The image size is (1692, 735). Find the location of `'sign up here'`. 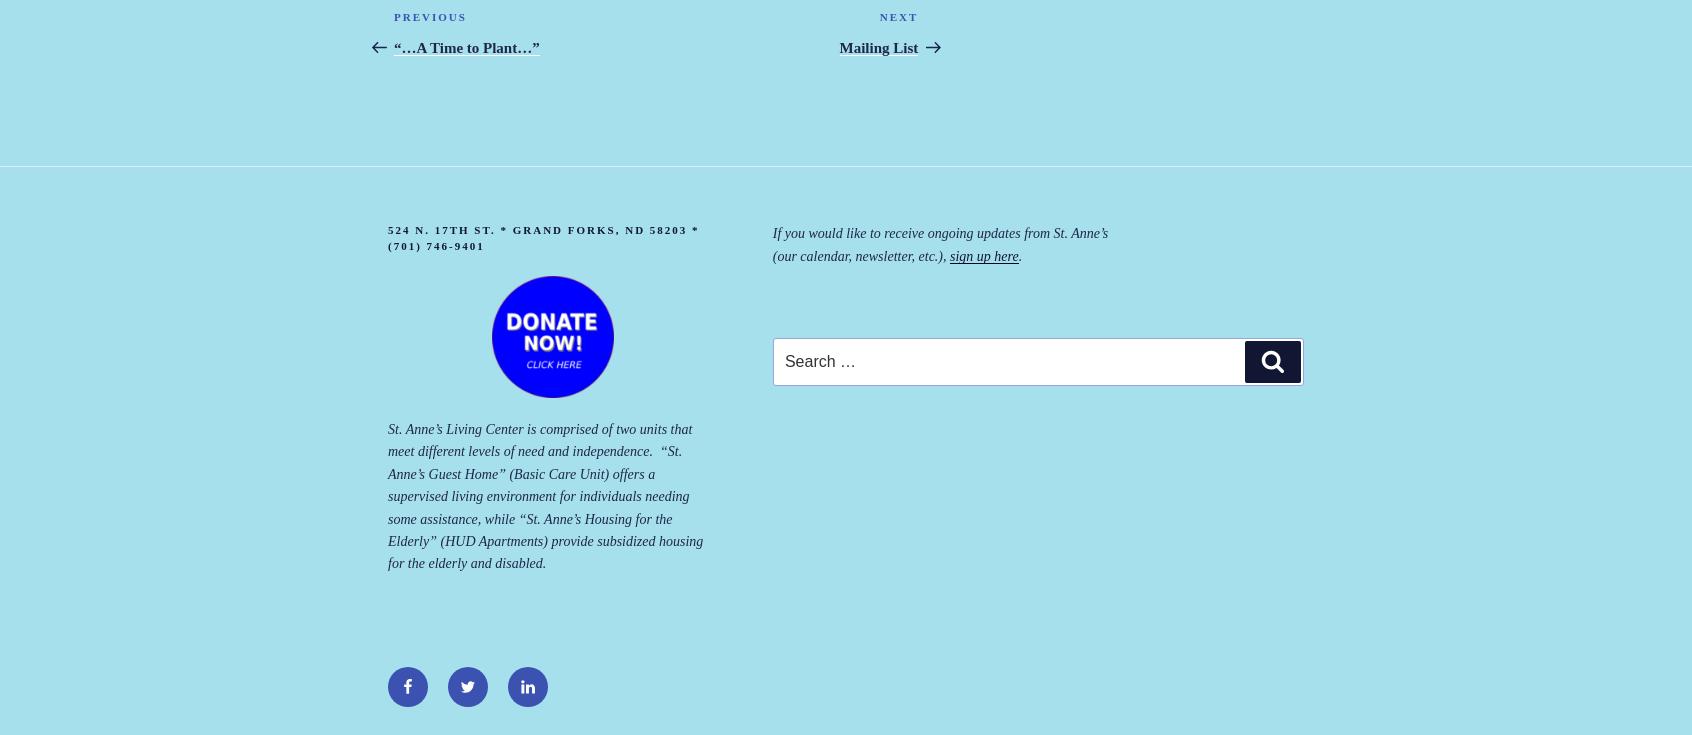

'sign up here' is located at coordinates (984, 254).